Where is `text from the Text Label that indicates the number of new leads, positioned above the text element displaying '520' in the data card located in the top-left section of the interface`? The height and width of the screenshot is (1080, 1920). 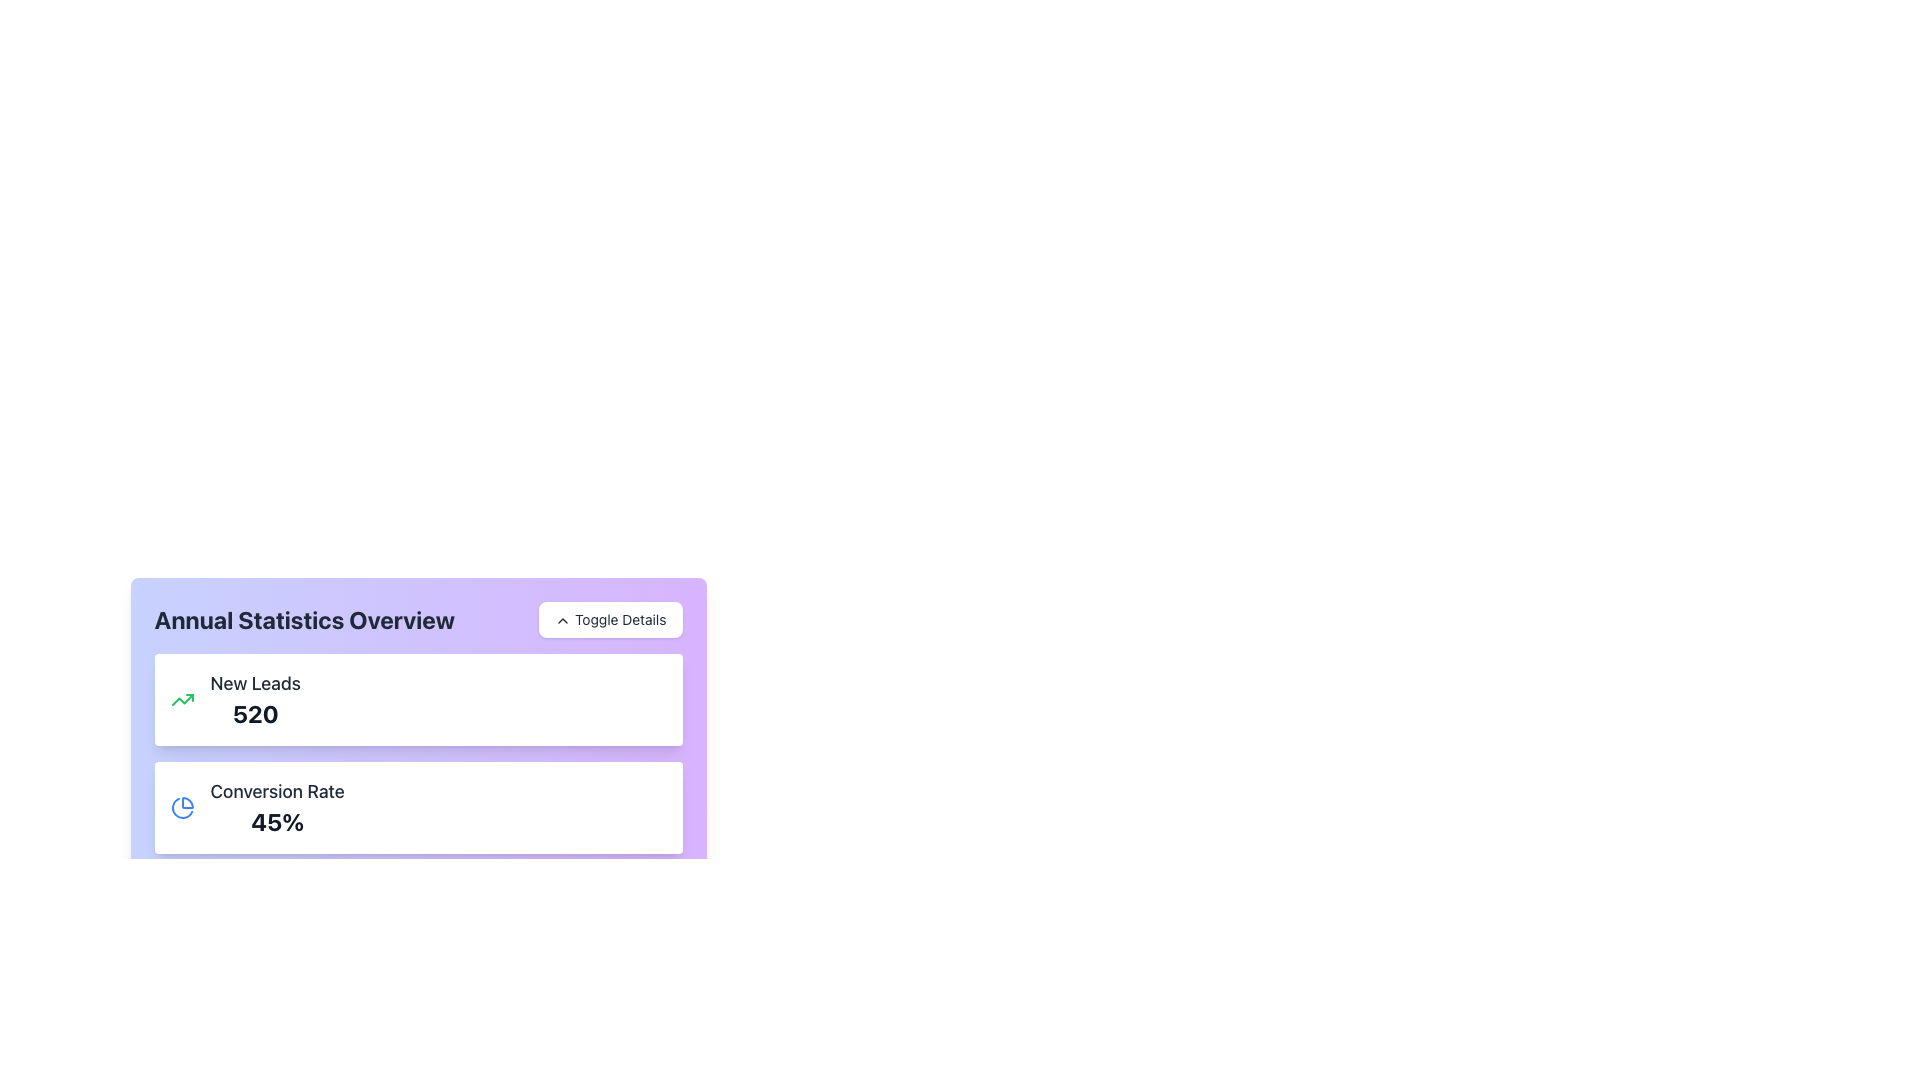
text from the Text Label that indicates the number of new leads, positioned above the text element displaying '520' in the data card located in the top-left section of the interface is located at coordinates (254, 682).